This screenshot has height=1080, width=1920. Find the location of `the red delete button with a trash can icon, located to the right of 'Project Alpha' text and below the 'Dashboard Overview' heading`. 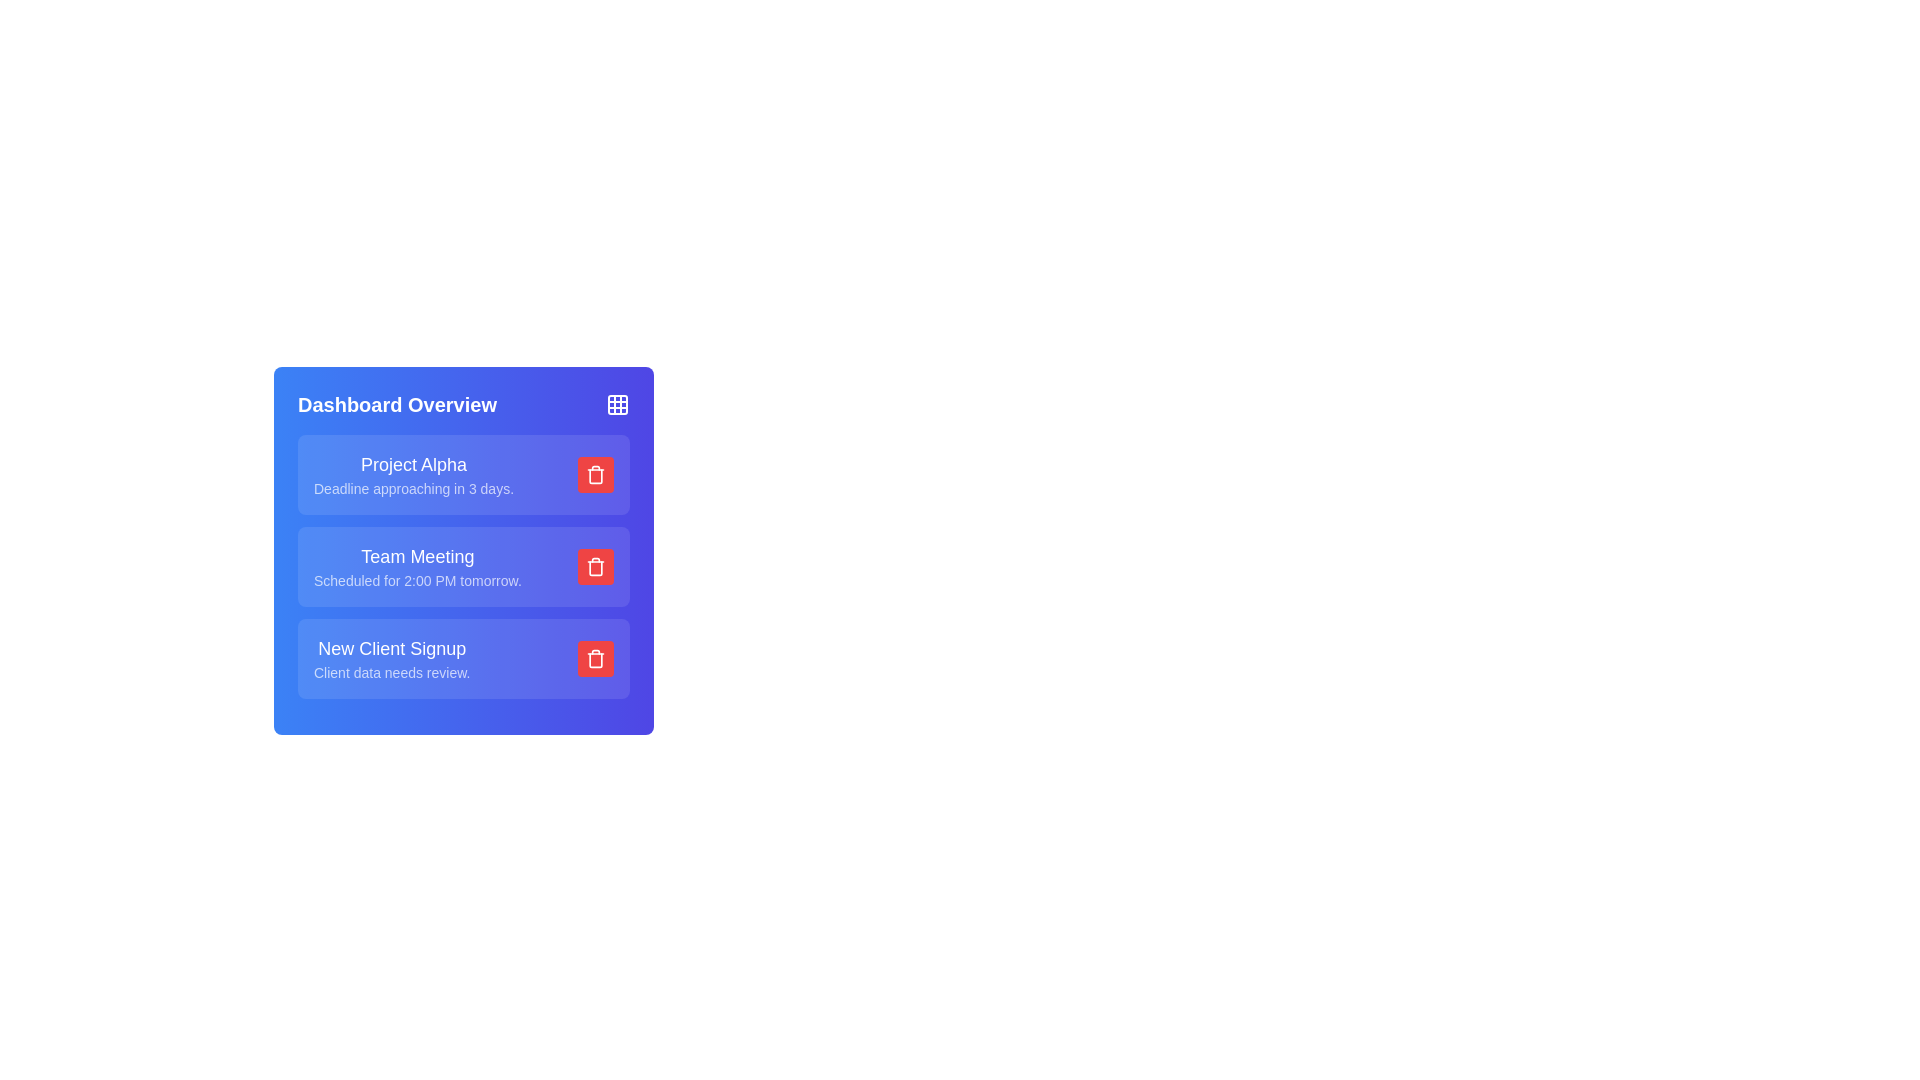

the red delete button with a trash can icon, located to the right of 'Project Alpha' text and below the 'Dashboard Overview' heading is located at coordinates (594, 474).